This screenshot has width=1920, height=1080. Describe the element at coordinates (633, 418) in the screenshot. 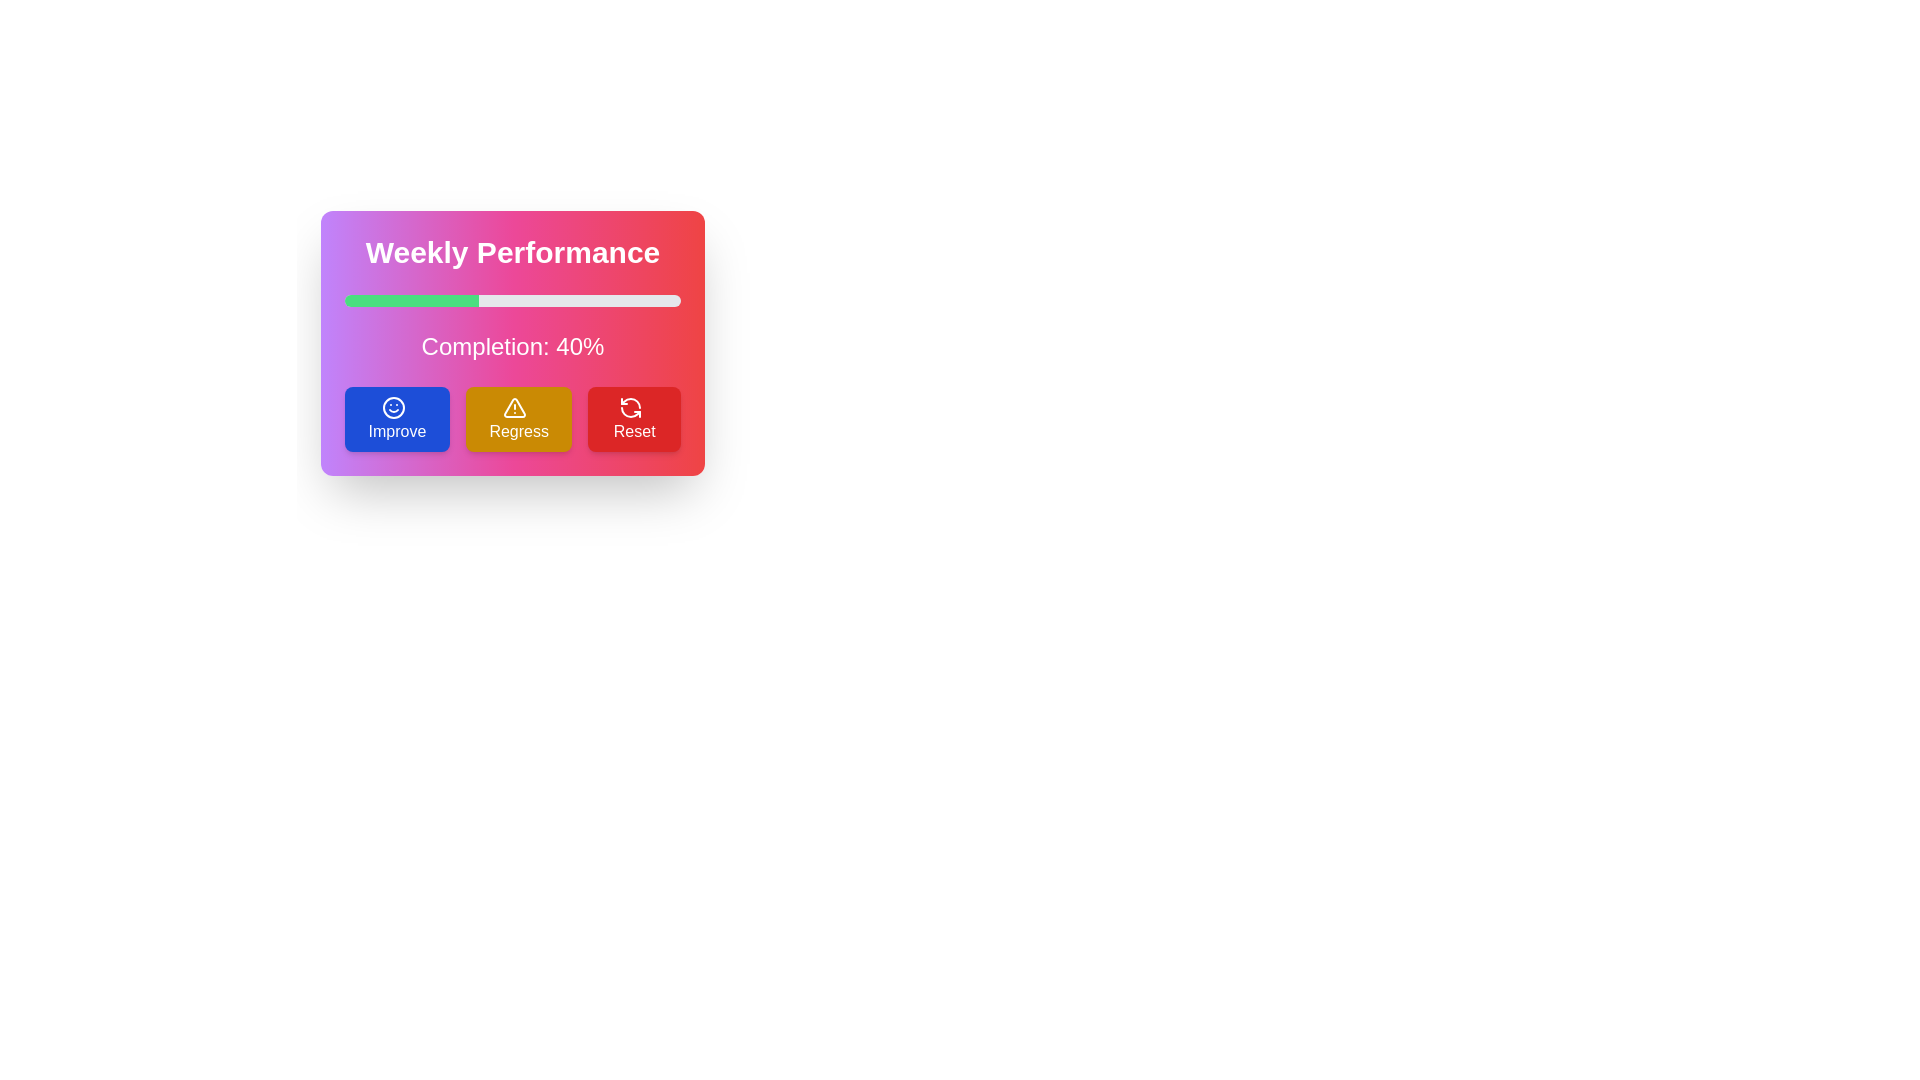

I see `the reset button located at the far right of the button group at the bottom of the card, next to the 'Regress' button` at that location.